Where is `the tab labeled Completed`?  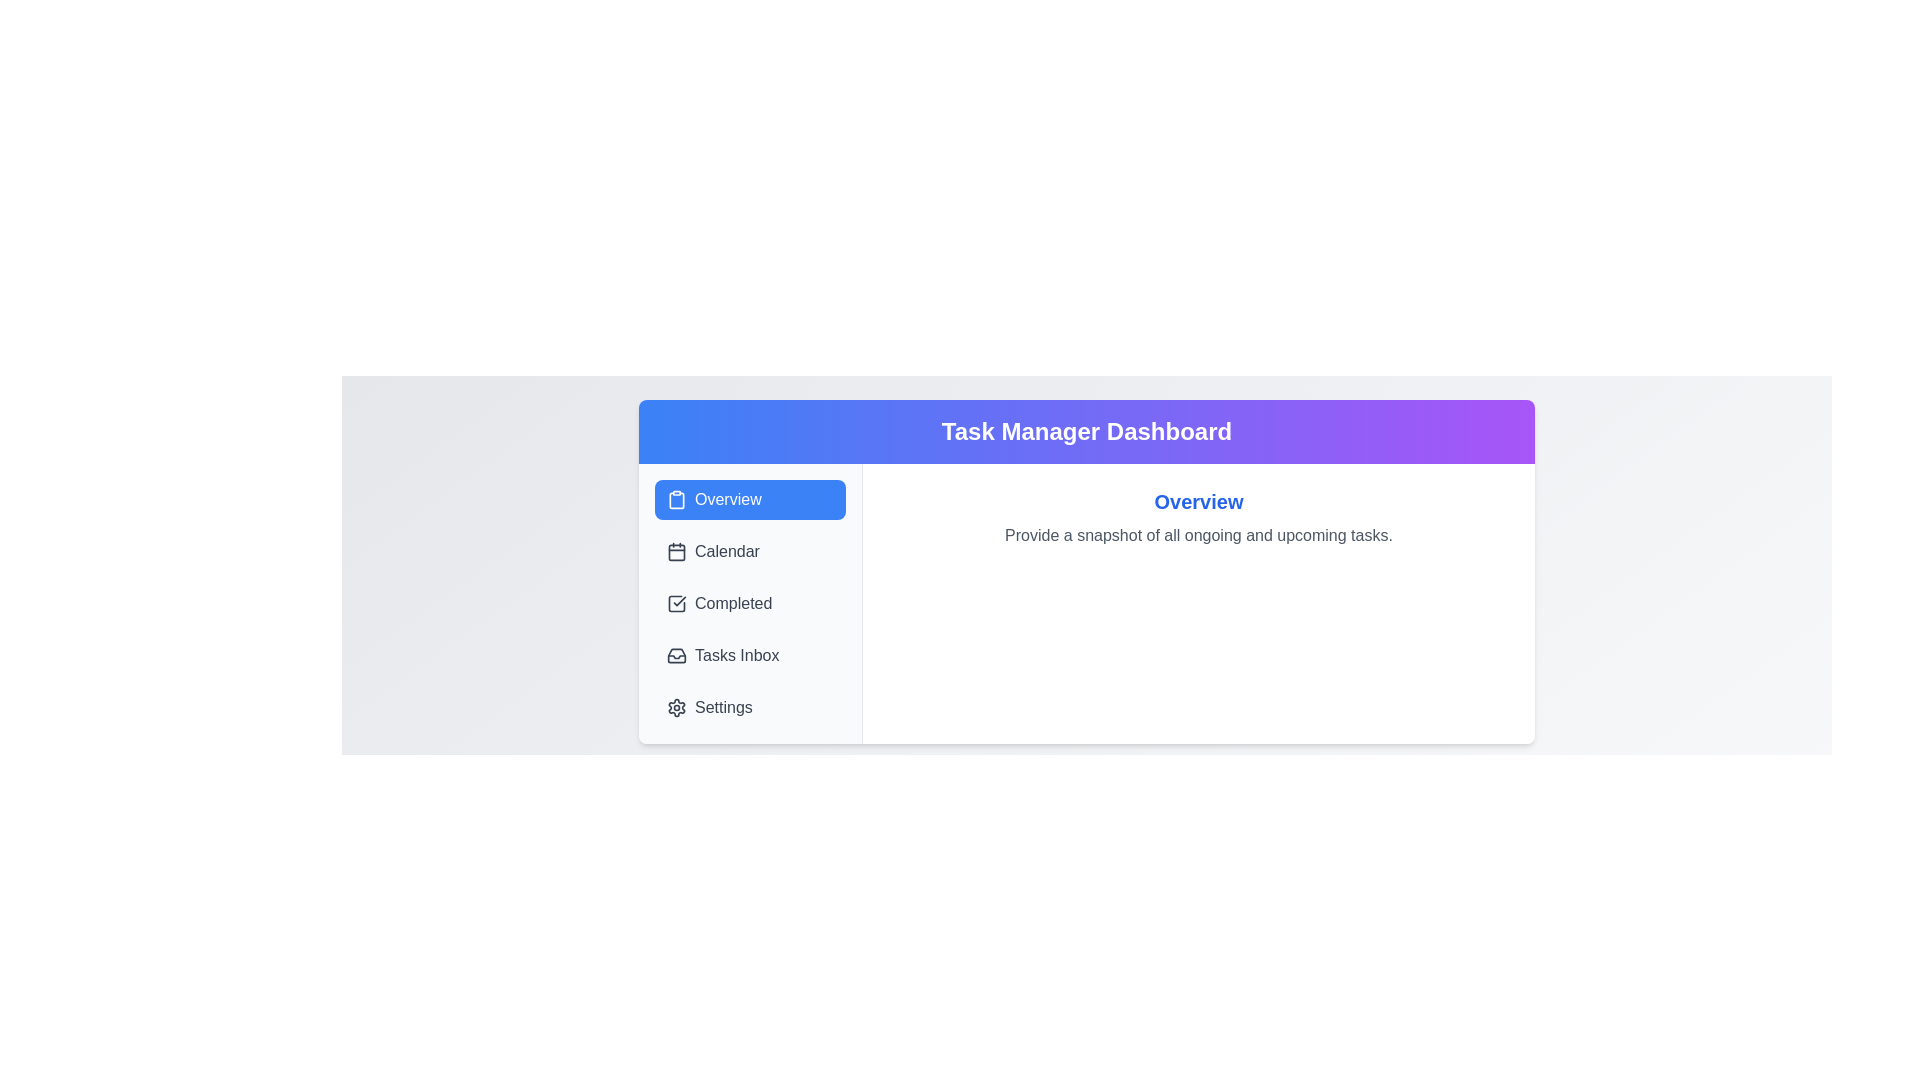
the tab labeled Completed is located at coordinates (749, 603).